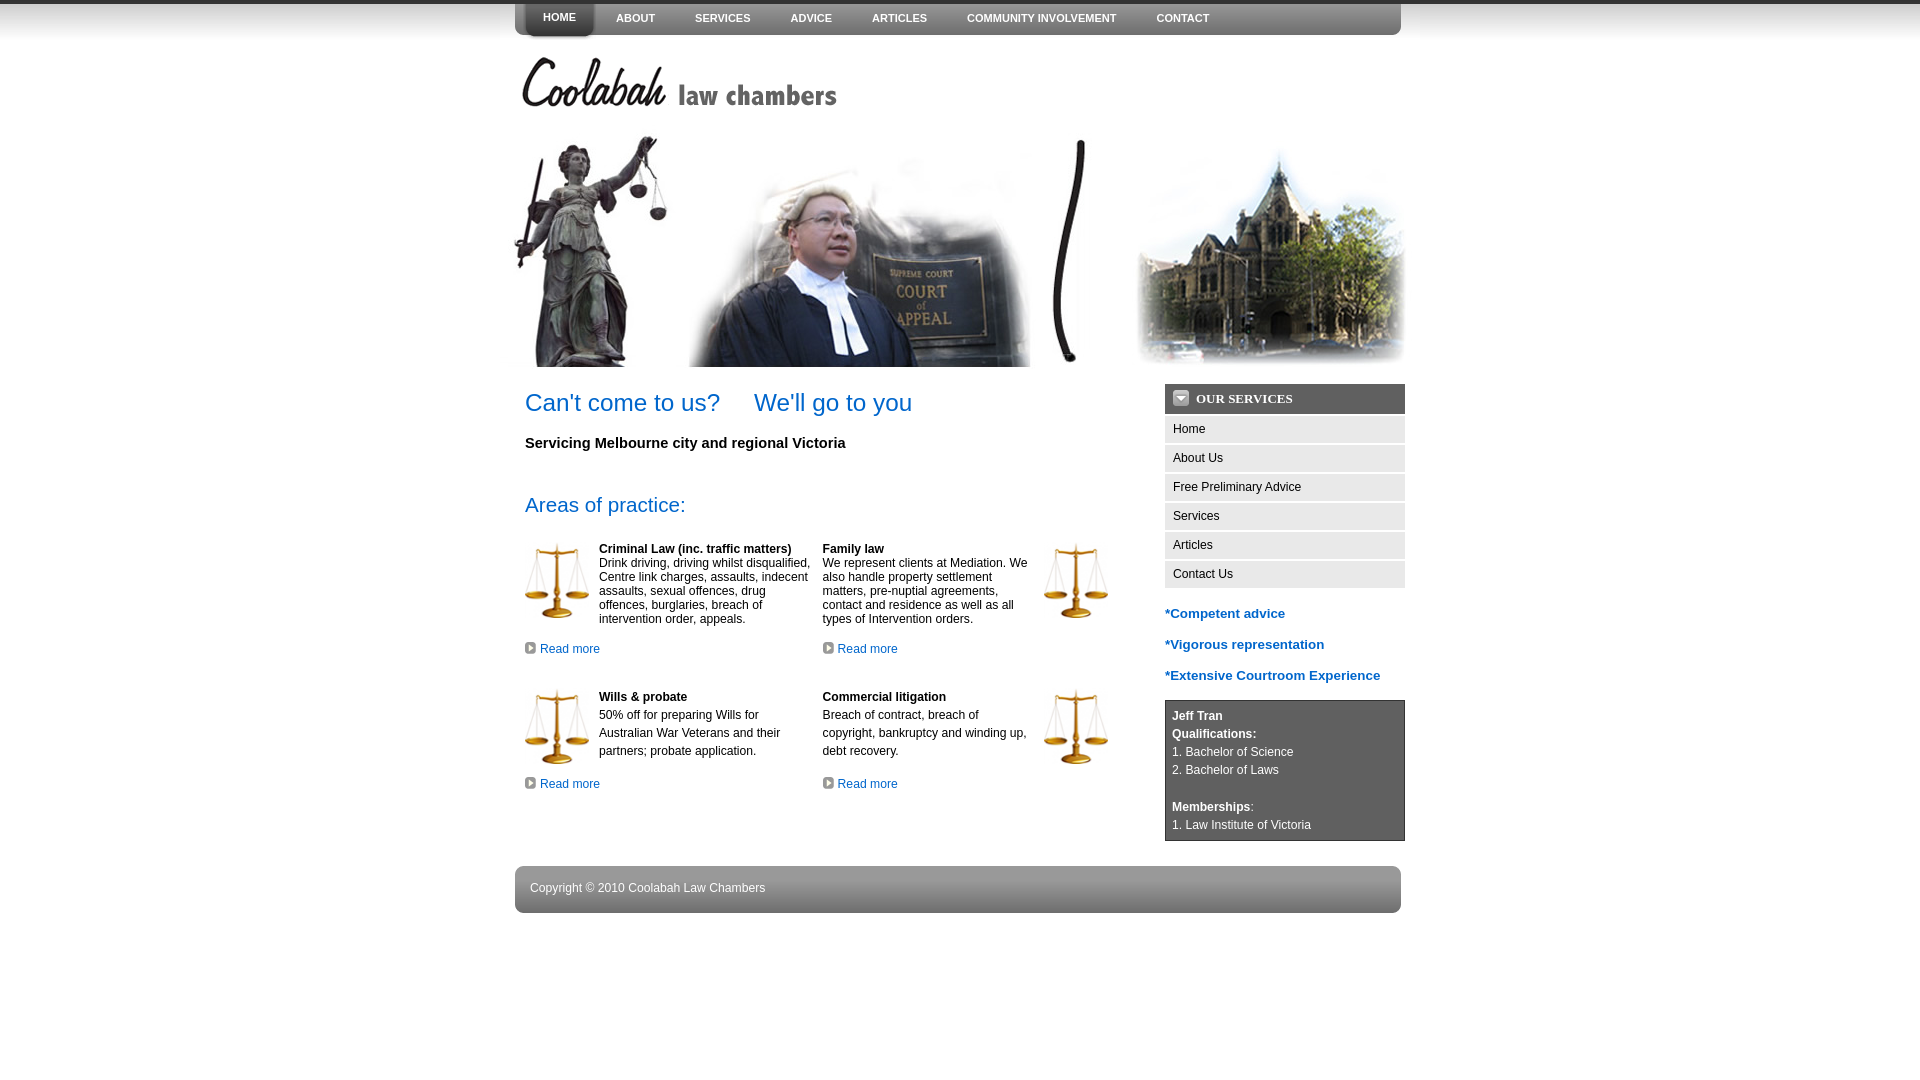 The image size is (1920, 1080). I want to click on 'About Us', so click(1285, 458).